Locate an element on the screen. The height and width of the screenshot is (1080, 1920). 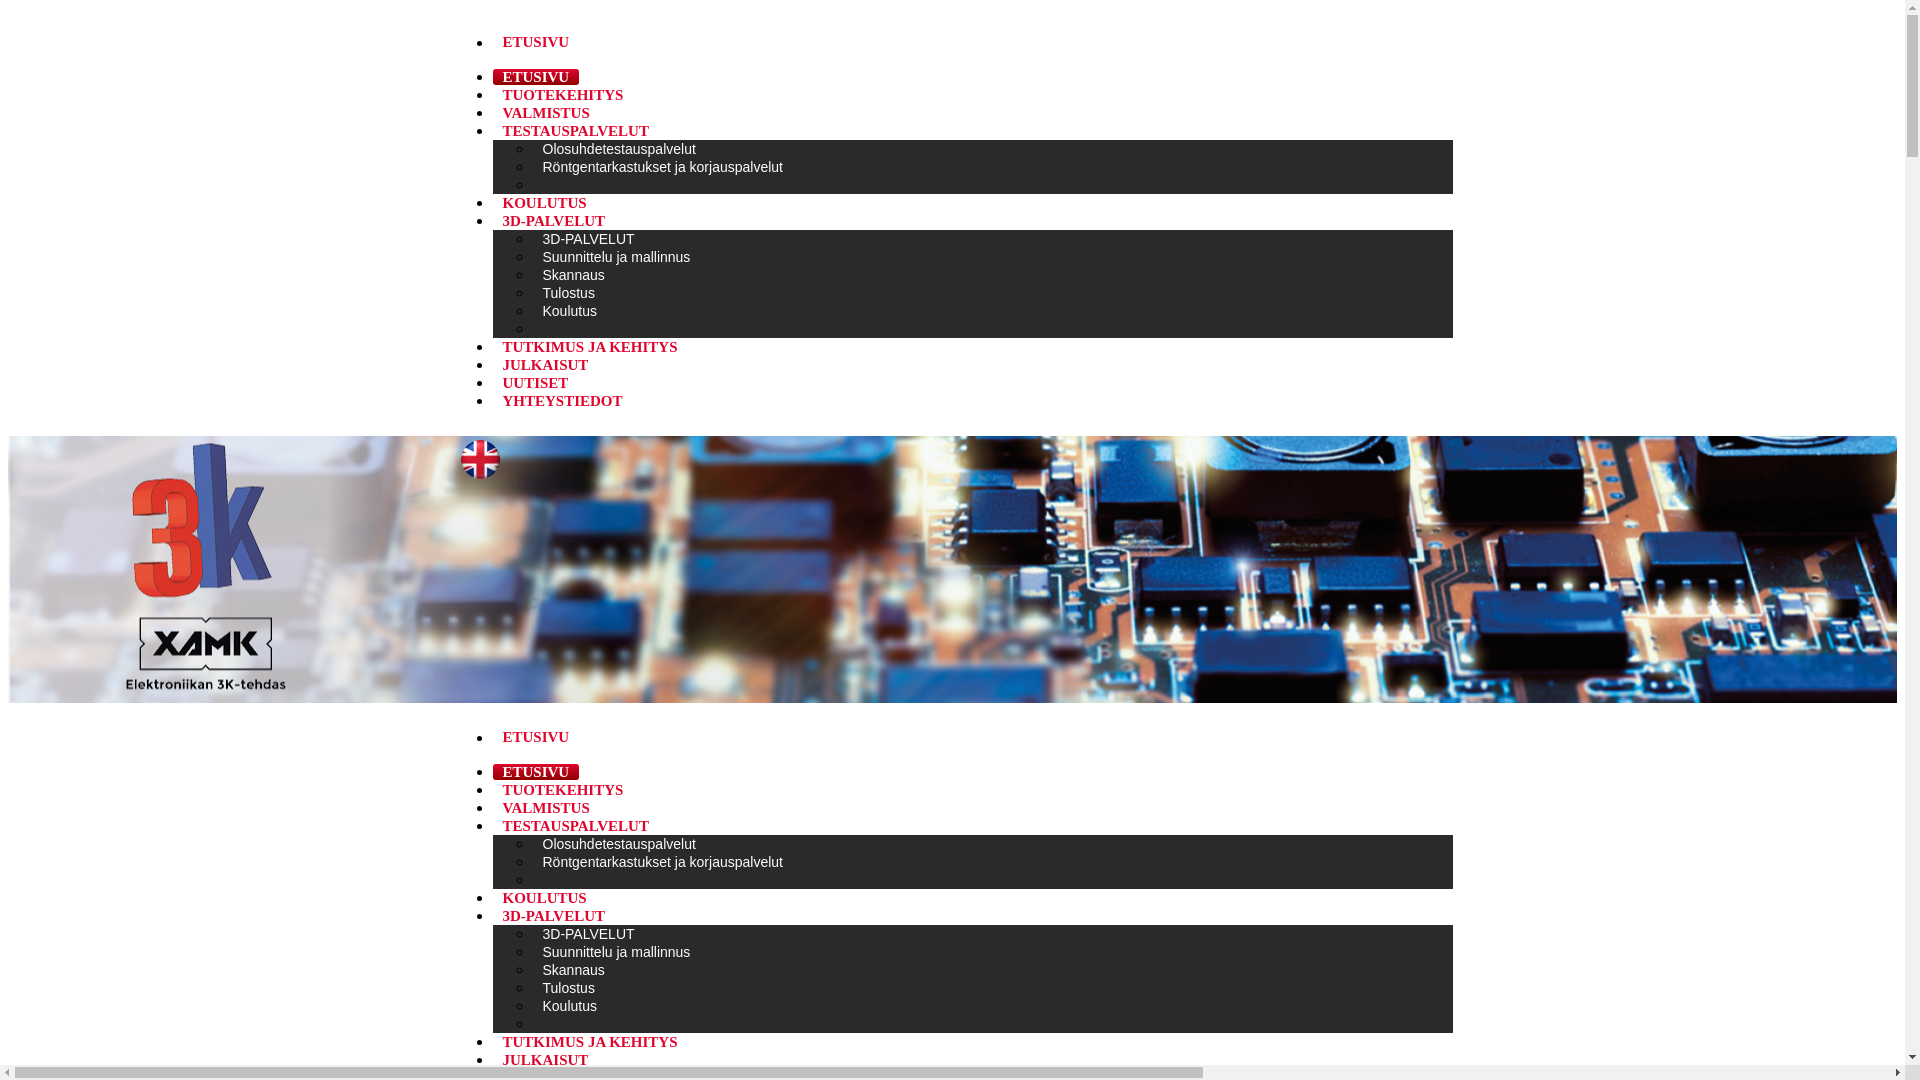
'ETUSIVU ' is located at coordinates (971, 42).